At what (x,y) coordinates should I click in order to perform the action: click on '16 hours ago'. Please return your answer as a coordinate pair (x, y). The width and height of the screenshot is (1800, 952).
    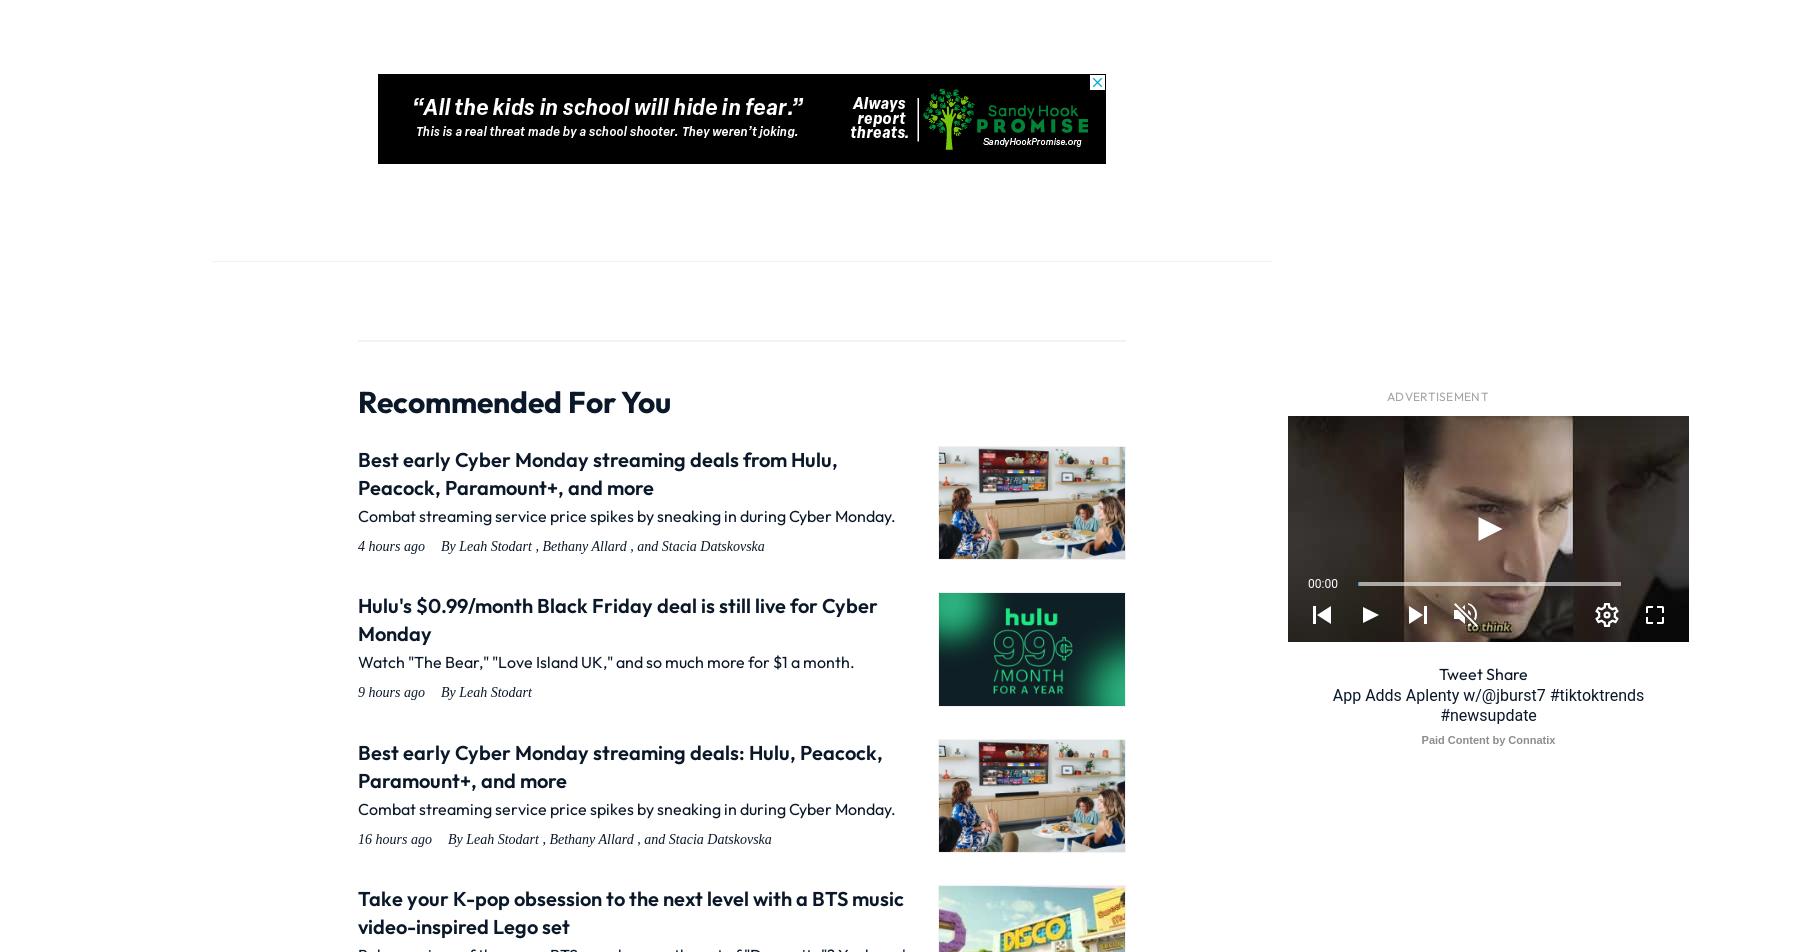
    Looking at the image, I should click on (394, 838).